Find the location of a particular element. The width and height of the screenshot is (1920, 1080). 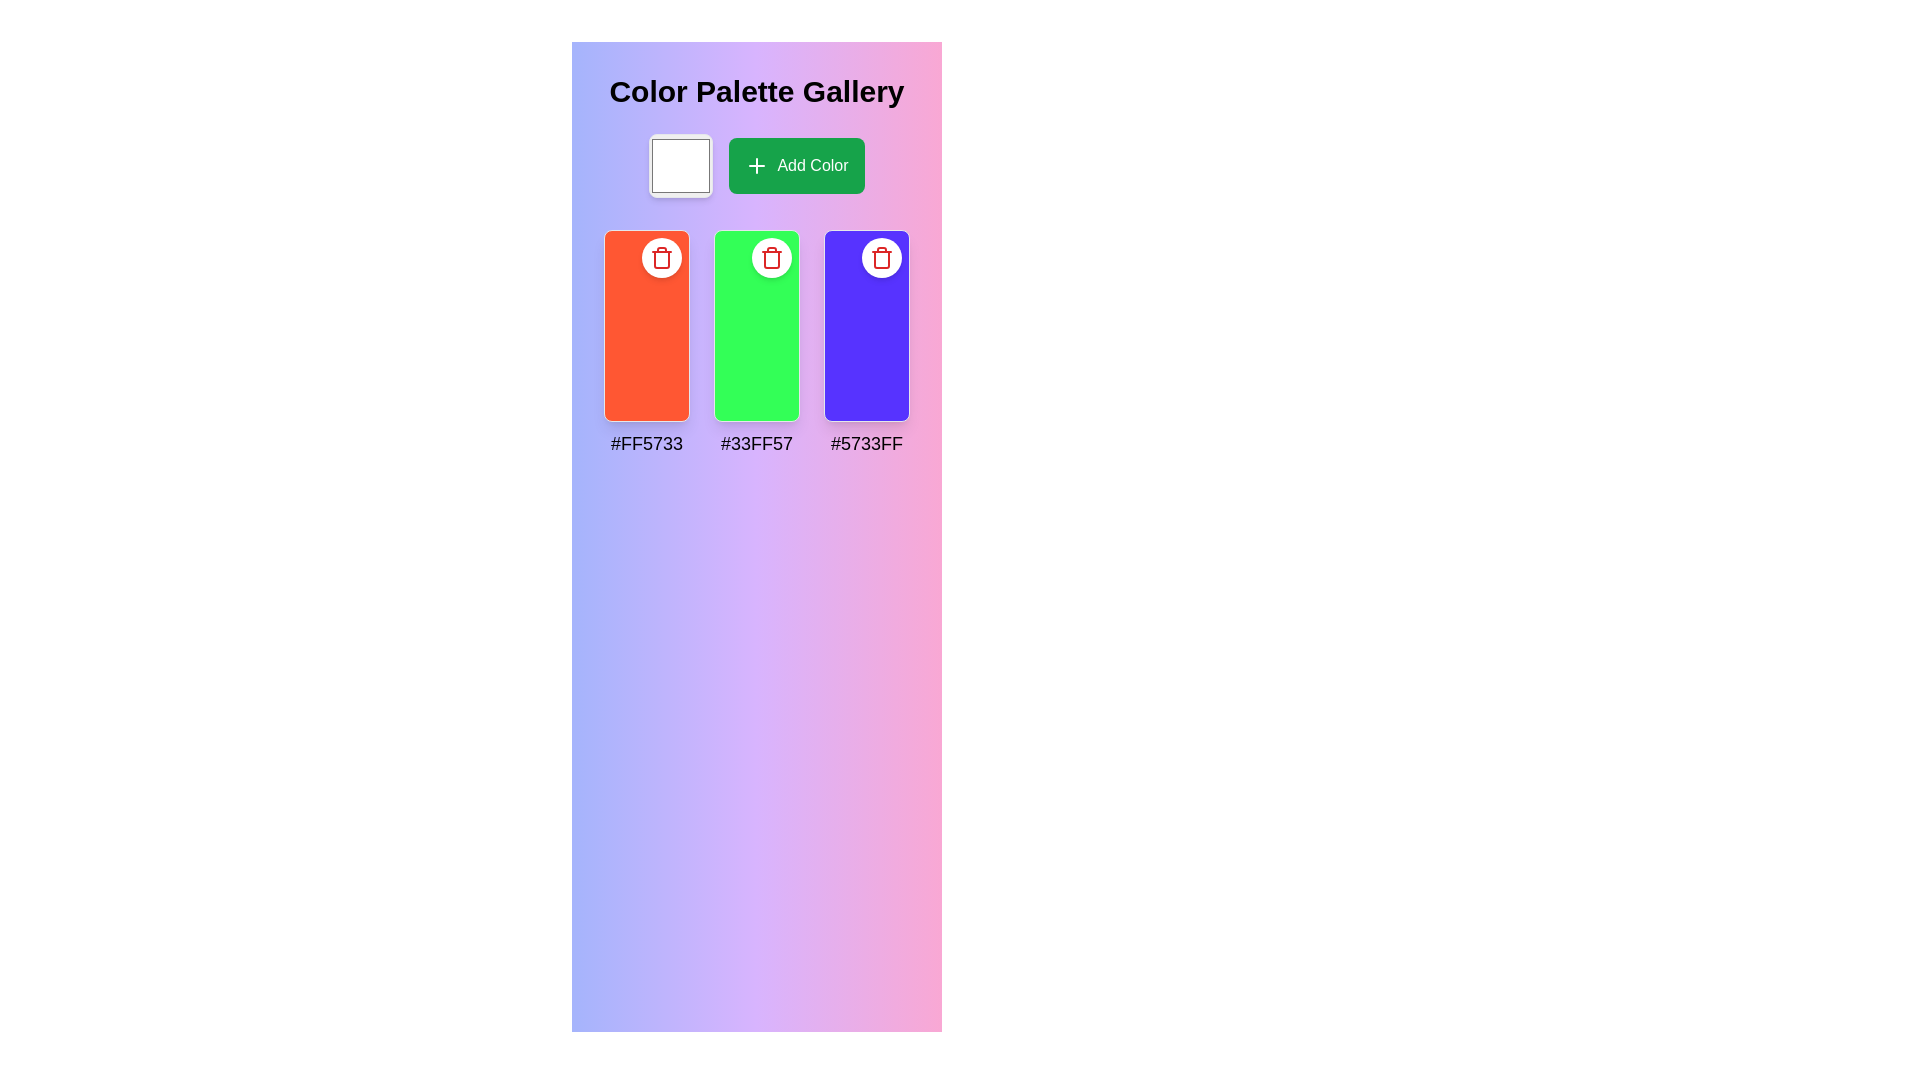

the second Color display card in the Color Palette Gallery is located at coordinates (756, 342).